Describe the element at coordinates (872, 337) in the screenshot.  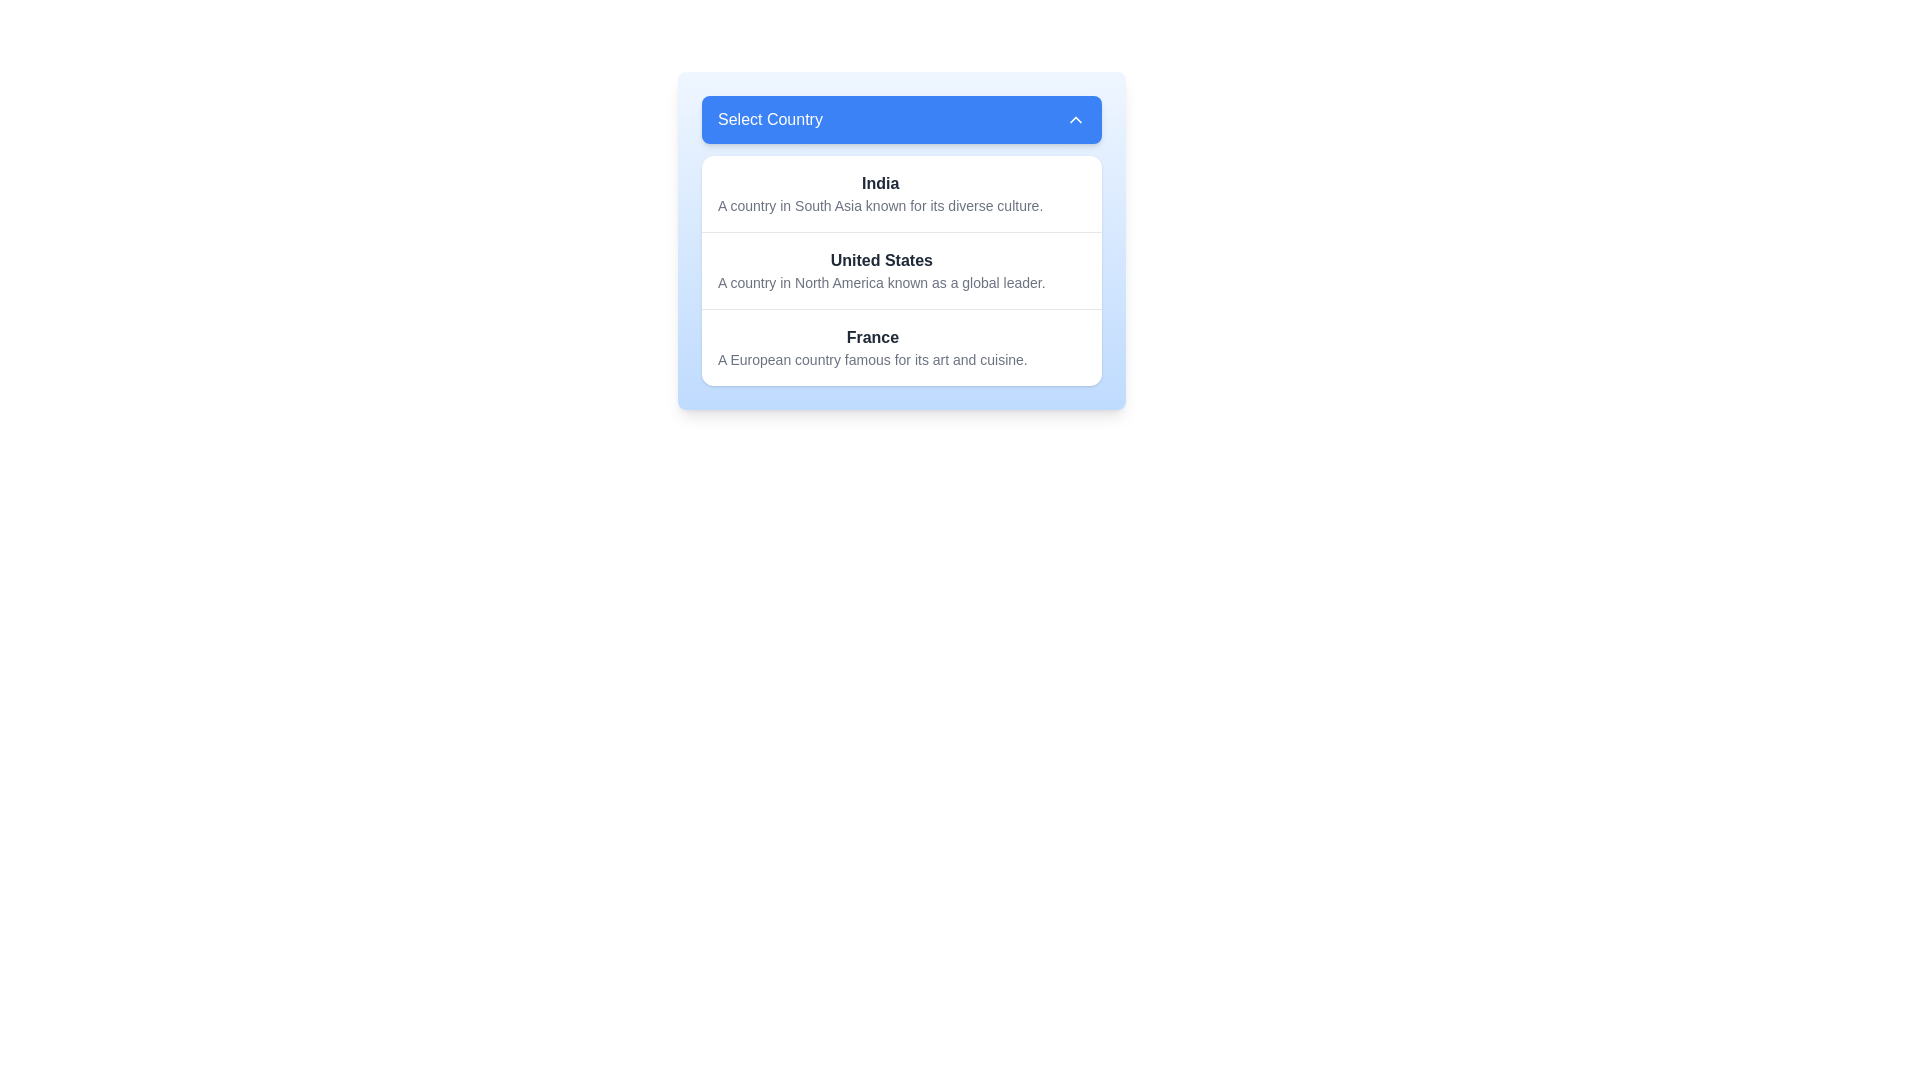
I see `the static text label 'France' which is the last option in the 'Select Country' dropdown list, providing a visual cue for country selection` at that location.